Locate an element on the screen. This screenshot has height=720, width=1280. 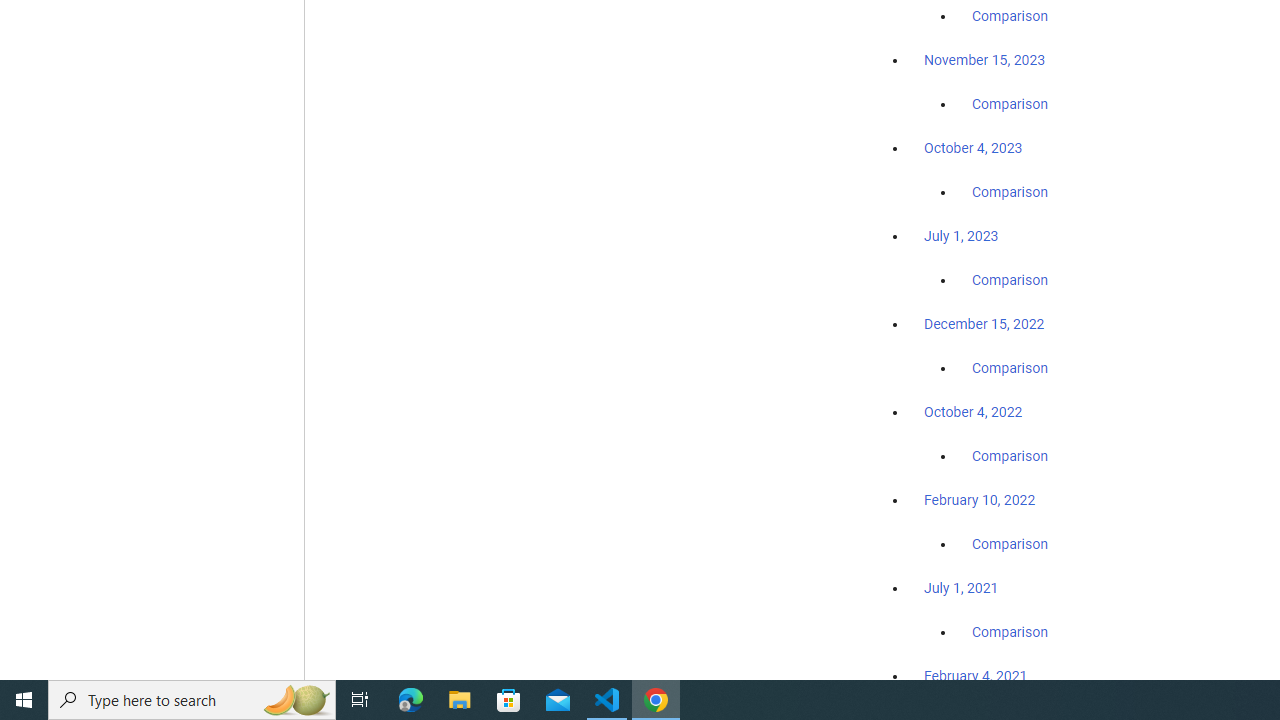
'February 10, 2022' is located at coordinates (979, 499).